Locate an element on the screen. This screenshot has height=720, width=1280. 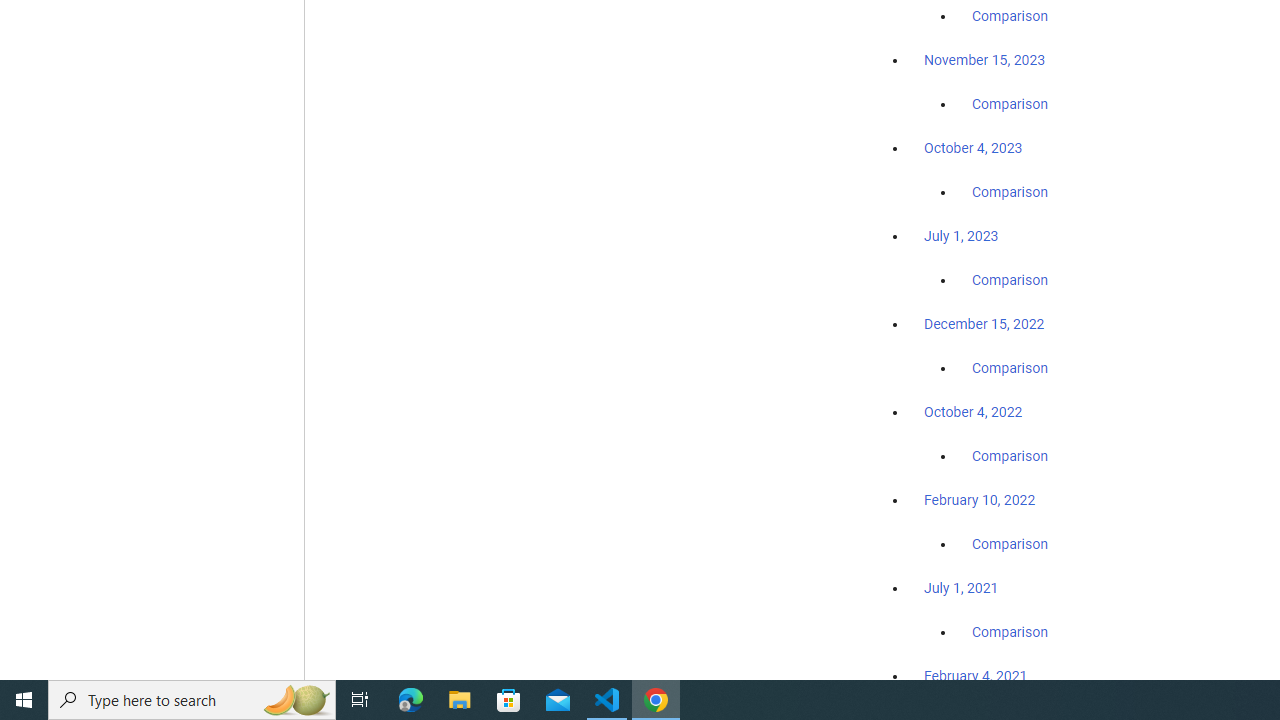
'February 10, 2022' is located at coordinates (979, 499).